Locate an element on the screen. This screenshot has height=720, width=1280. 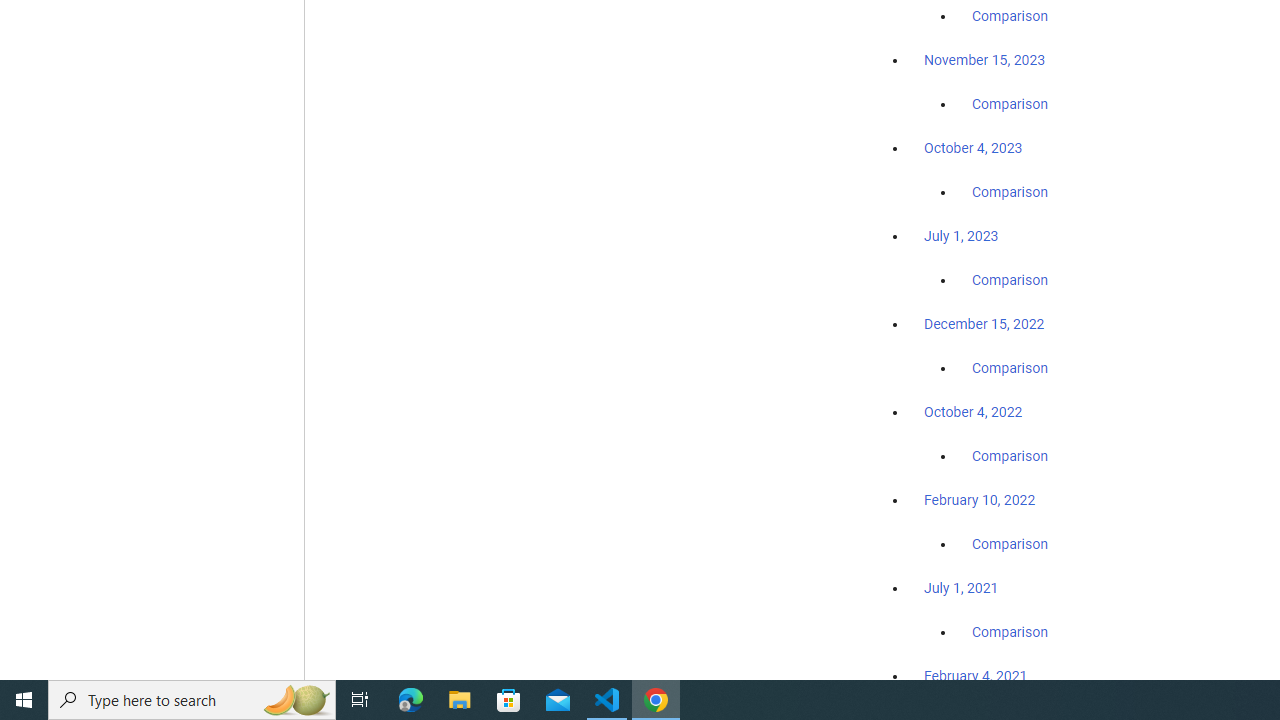
'February 10, 2022' is located at coordinates (979, 499).